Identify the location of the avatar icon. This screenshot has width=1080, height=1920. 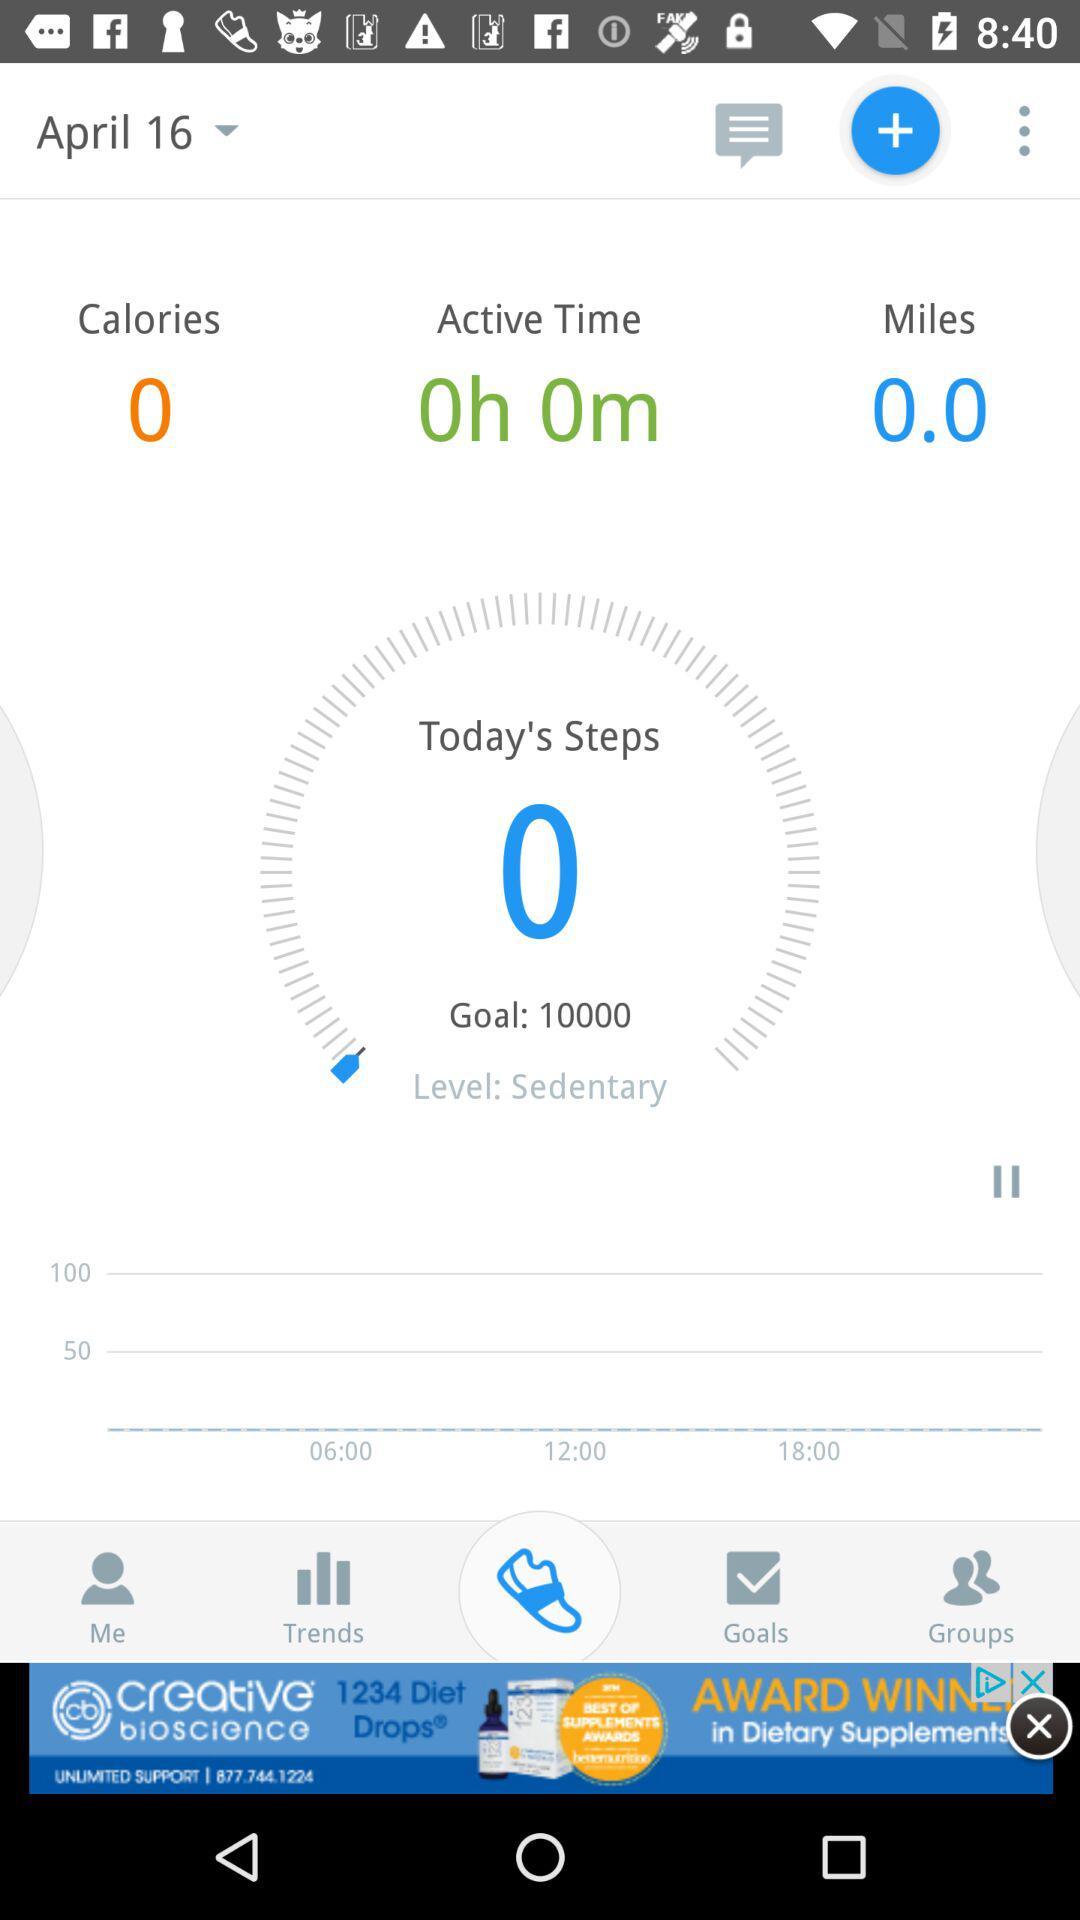
(107, 1577).